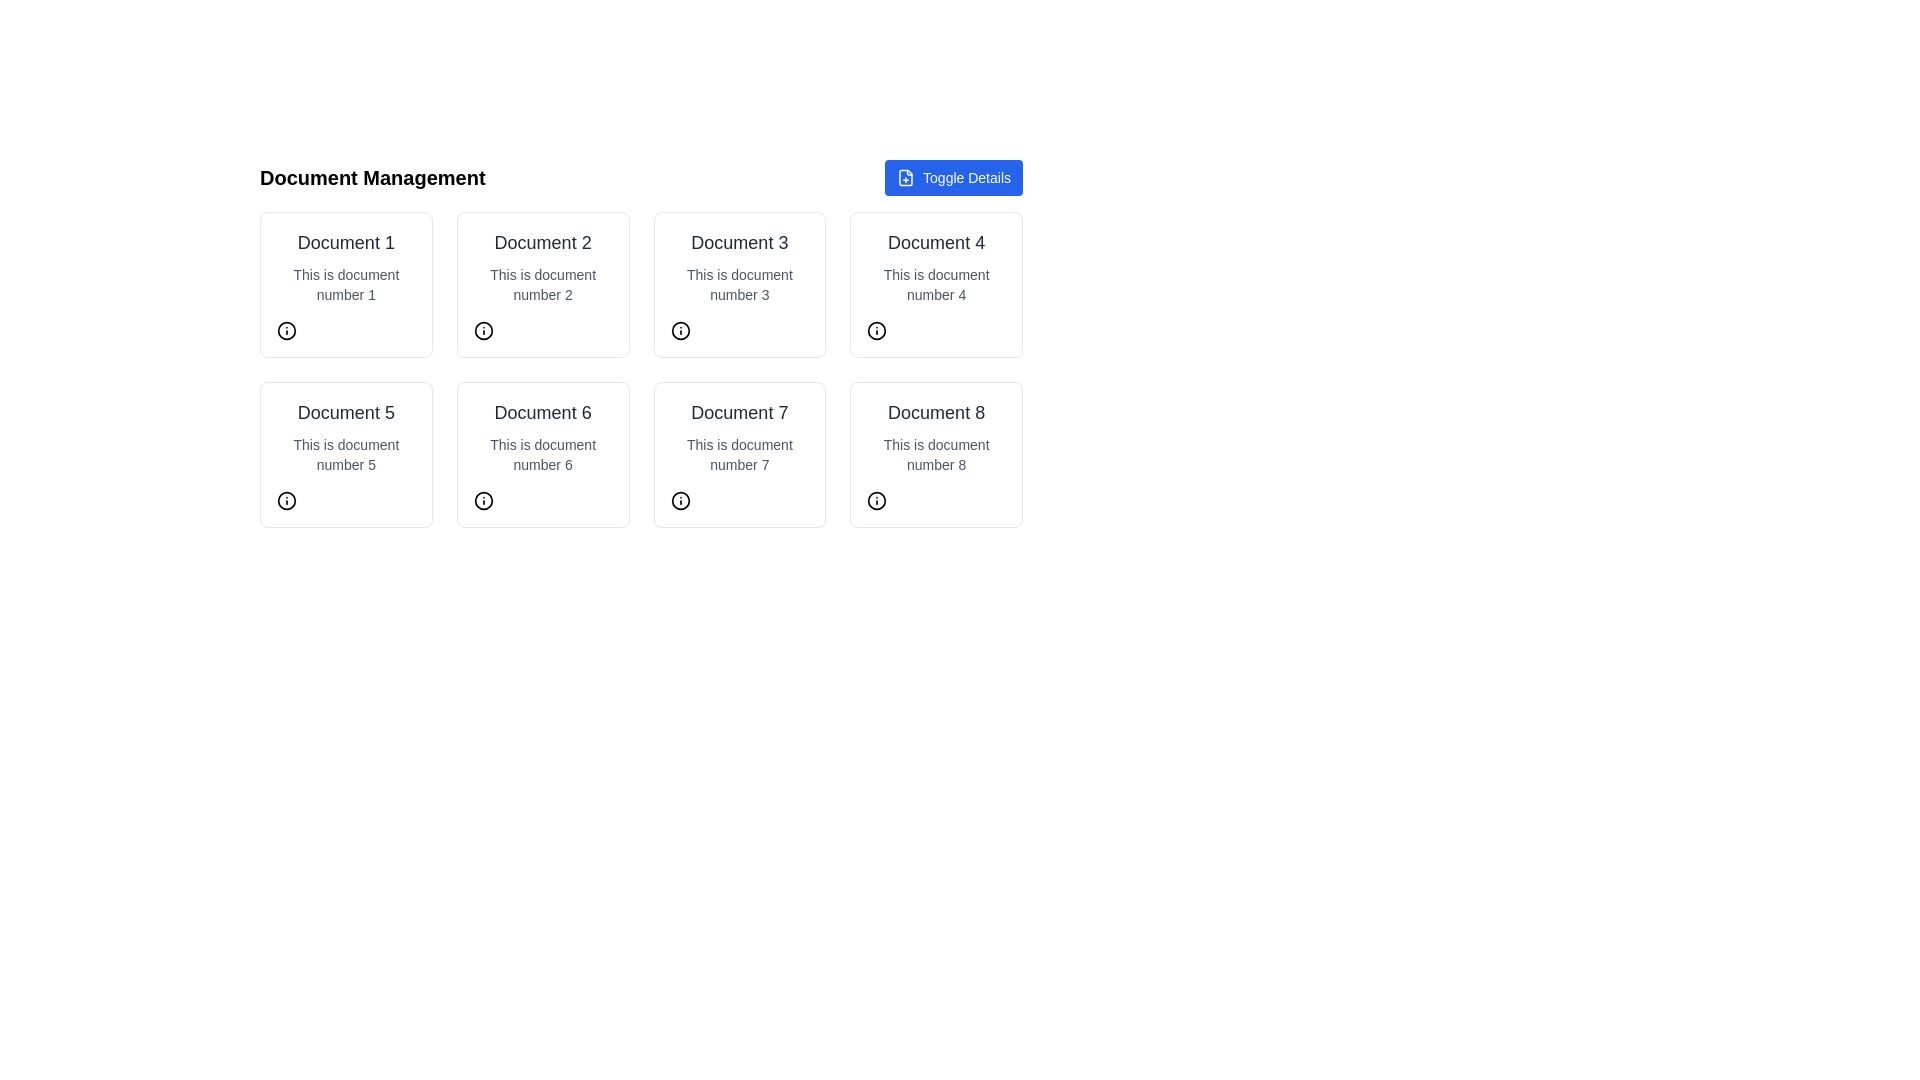 The height and width of the screenshot is (1080, 1920). What do you see at coordinates (346, 242) in the screenshot?
I see `text content of the title element labeled 'Document 1' located at the upper part of the first card in the grid layout` at bounding box center [346, 242].